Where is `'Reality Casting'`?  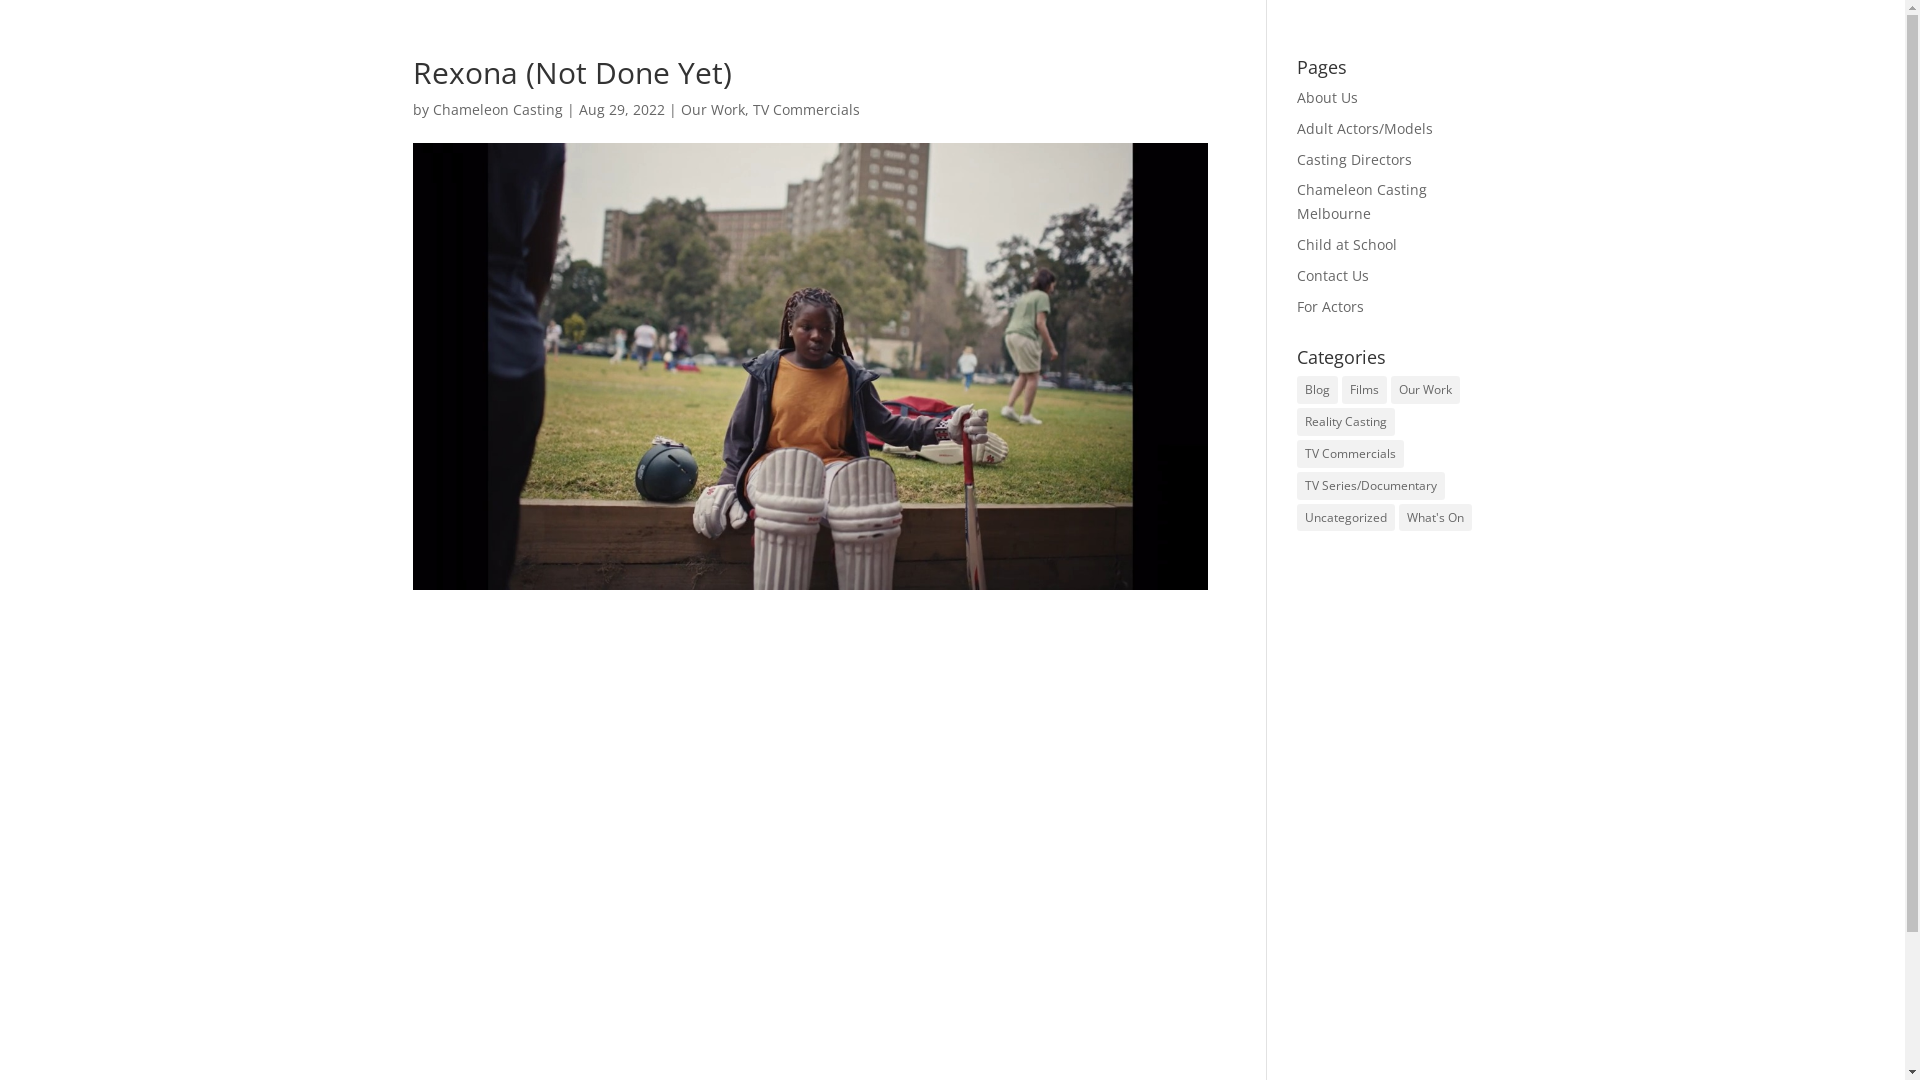
'Reality Casting' is located at coordinates (1345, 420).